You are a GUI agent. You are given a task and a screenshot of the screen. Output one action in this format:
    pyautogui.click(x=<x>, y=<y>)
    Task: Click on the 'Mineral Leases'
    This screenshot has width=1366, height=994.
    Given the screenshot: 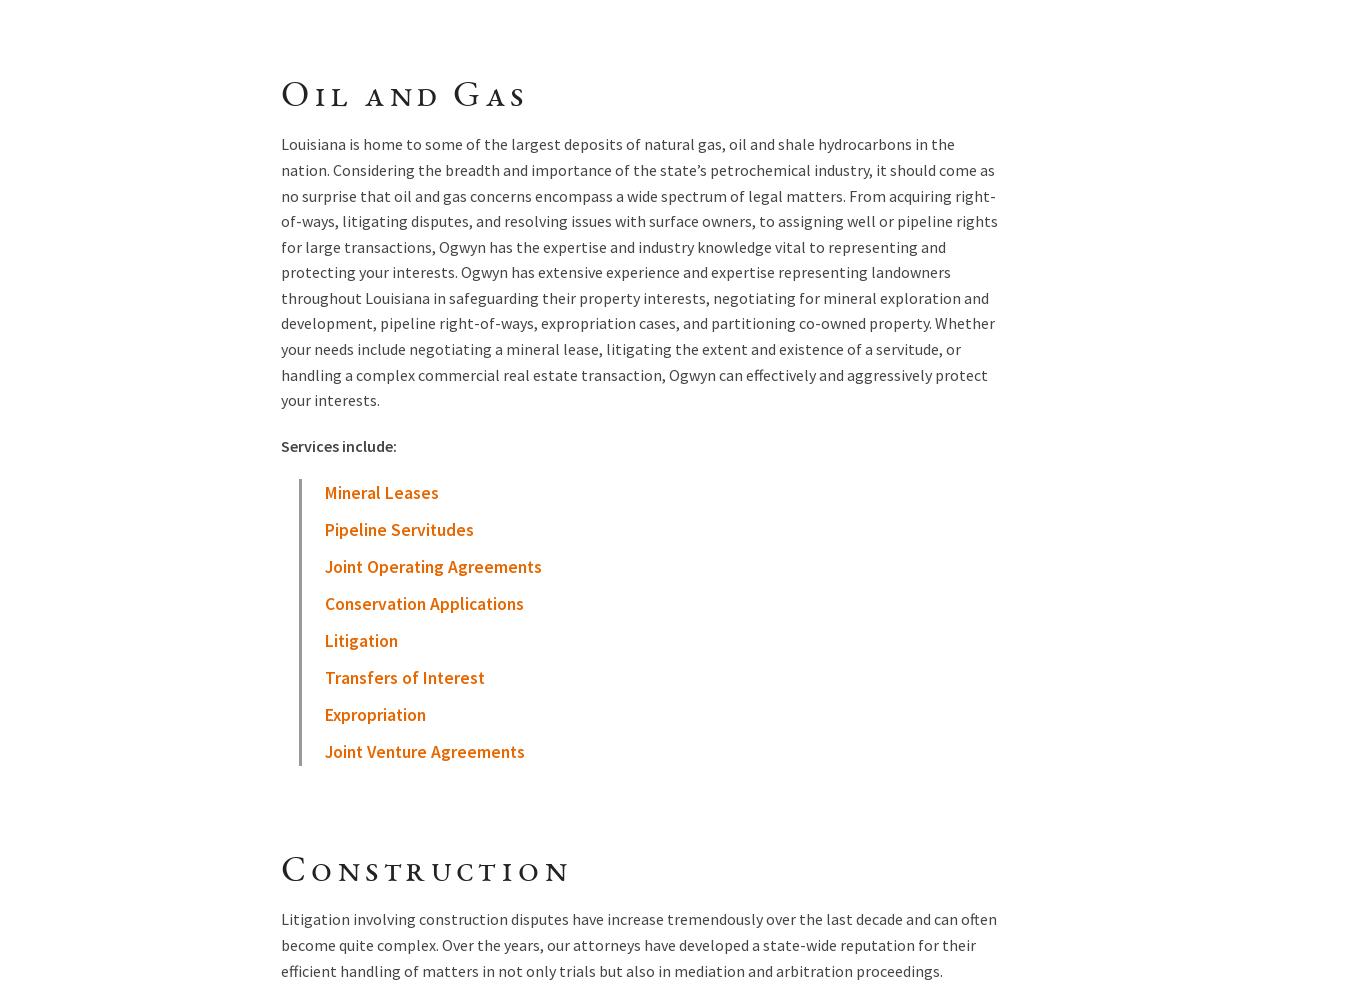 What is the action you would take?
    pyautogui.click(x=379, y=492)
    